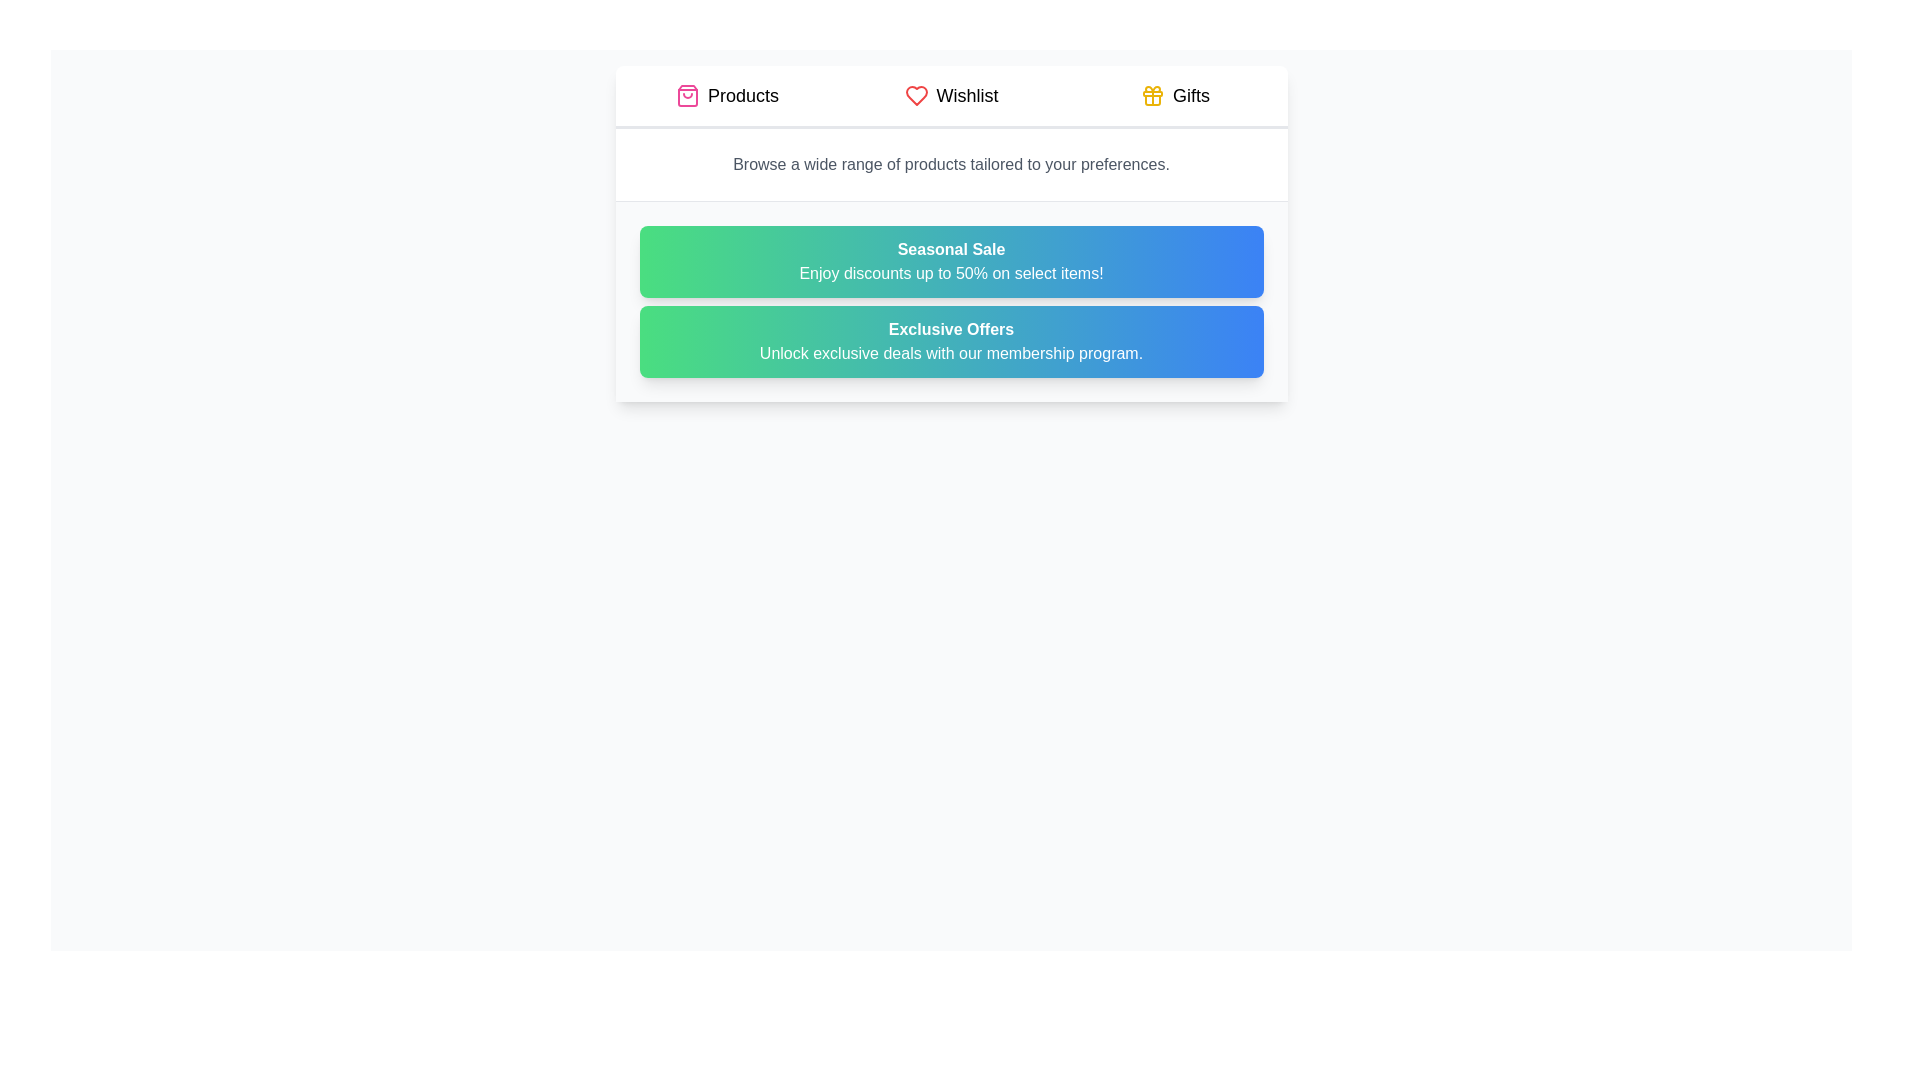 The height and width of the screenshot is (1080, 1920). What do you see at coordinates (950, 341) in the screenshot?
I see `the promotion identified by Exclusive Offers` at bounding box center [950, 341].